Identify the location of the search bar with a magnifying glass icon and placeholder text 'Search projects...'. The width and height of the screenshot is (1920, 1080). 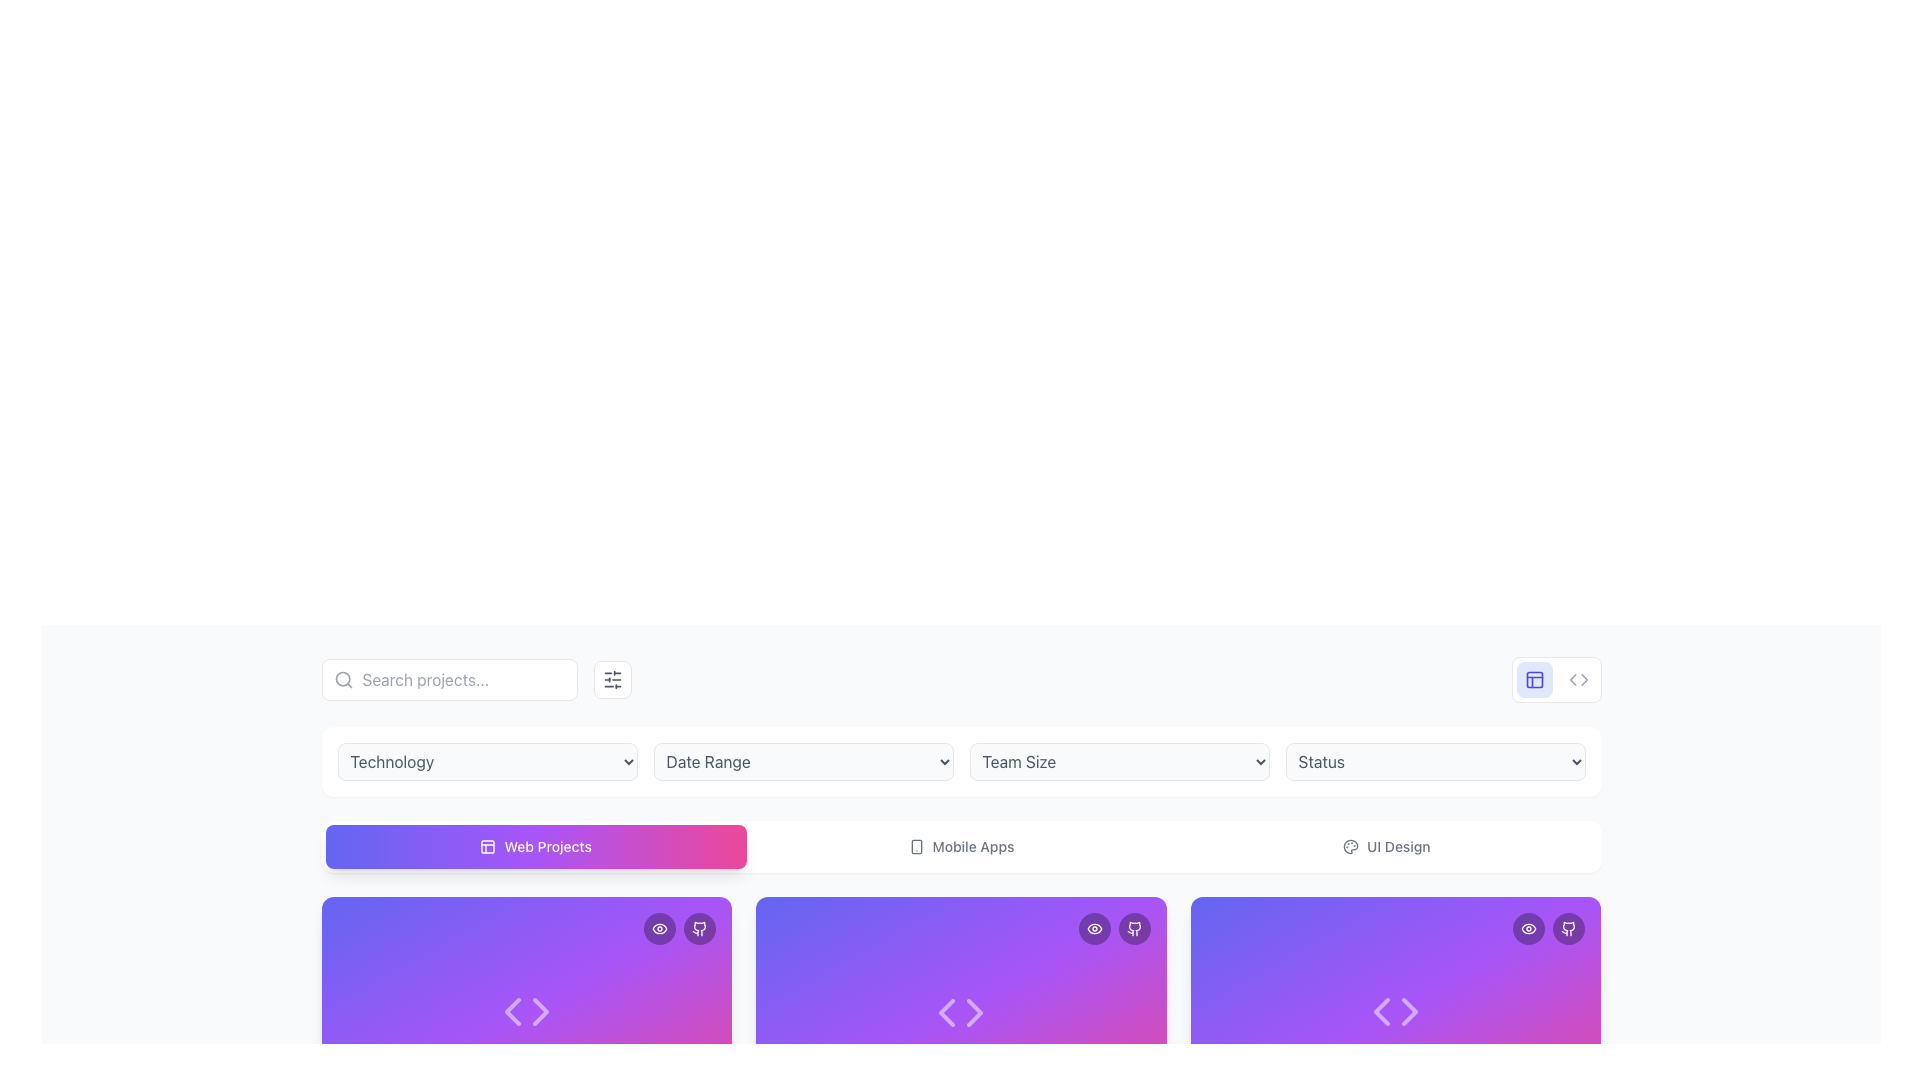
(448, 678).